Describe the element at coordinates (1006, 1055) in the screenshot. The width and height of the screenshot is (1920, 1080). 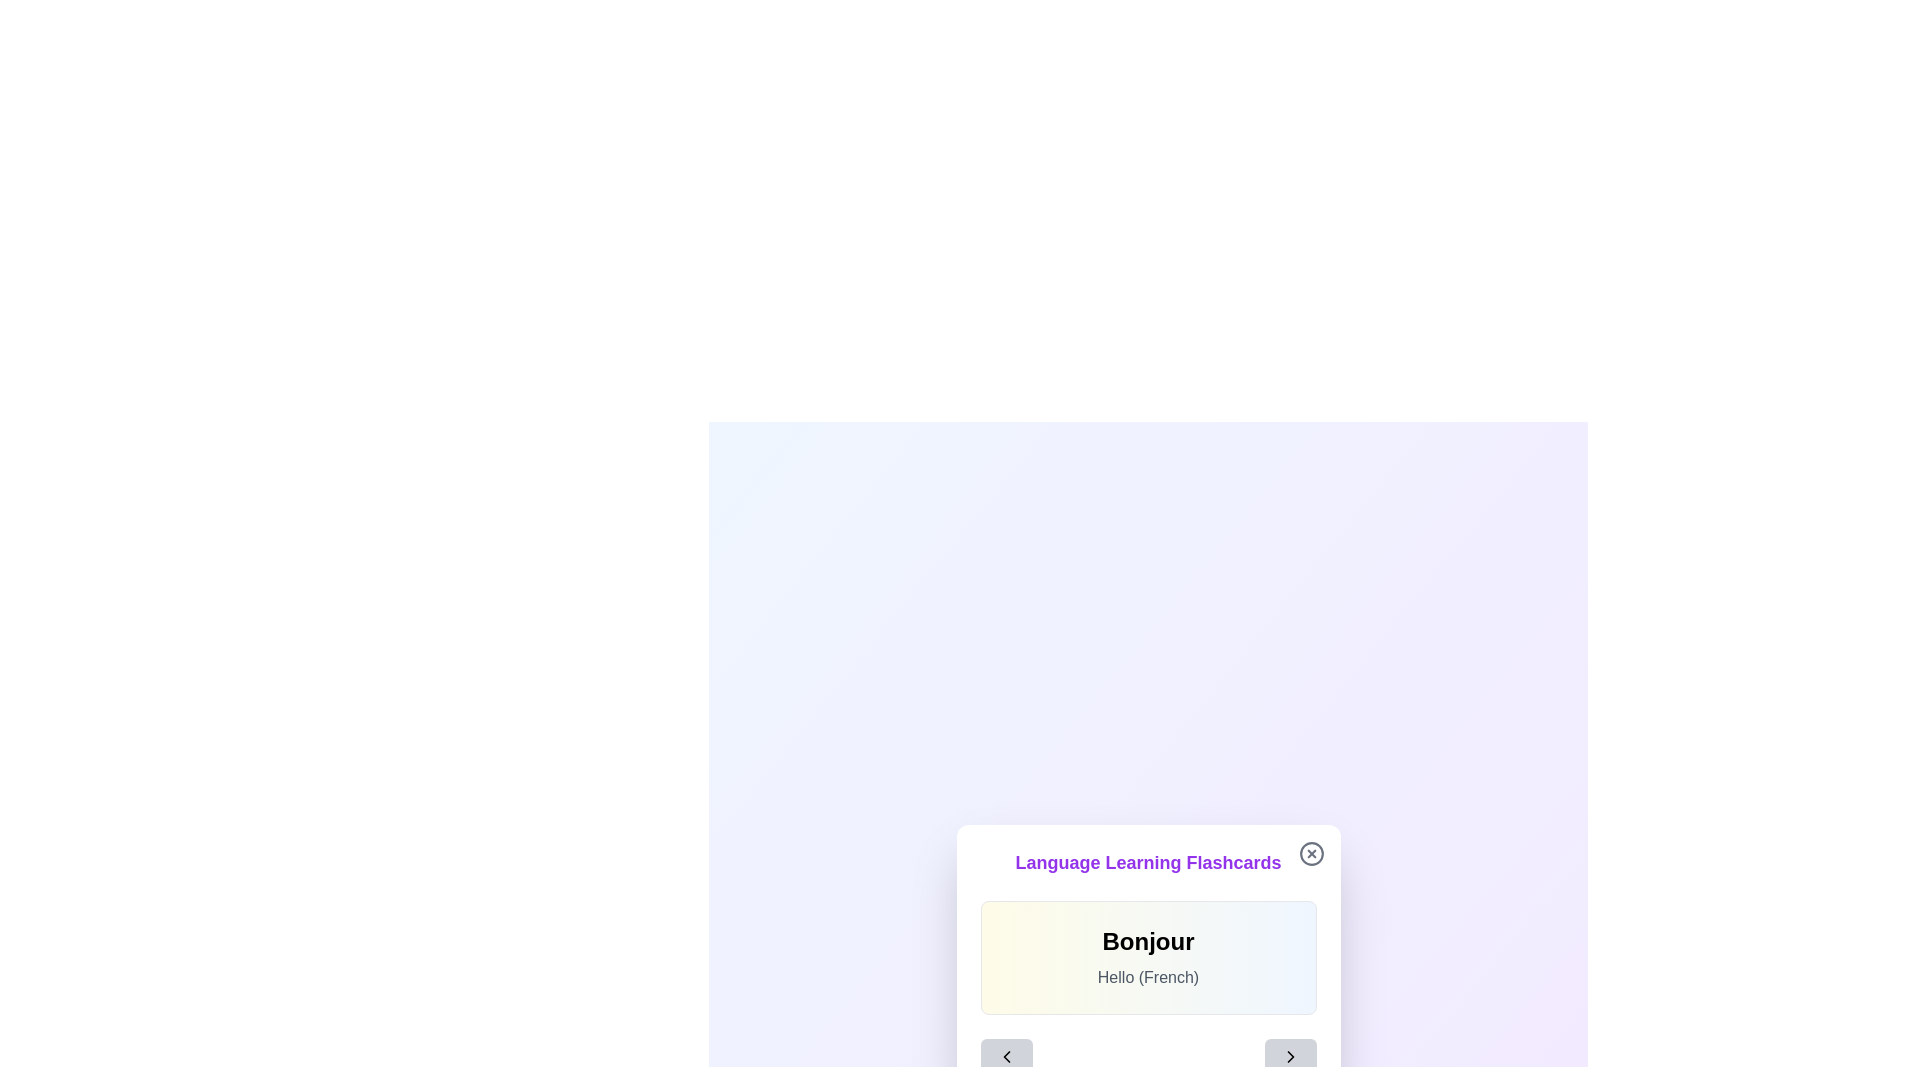
I see `the button for navigating to the previous card in the 'Language Learning Flashcards' section` at that location.